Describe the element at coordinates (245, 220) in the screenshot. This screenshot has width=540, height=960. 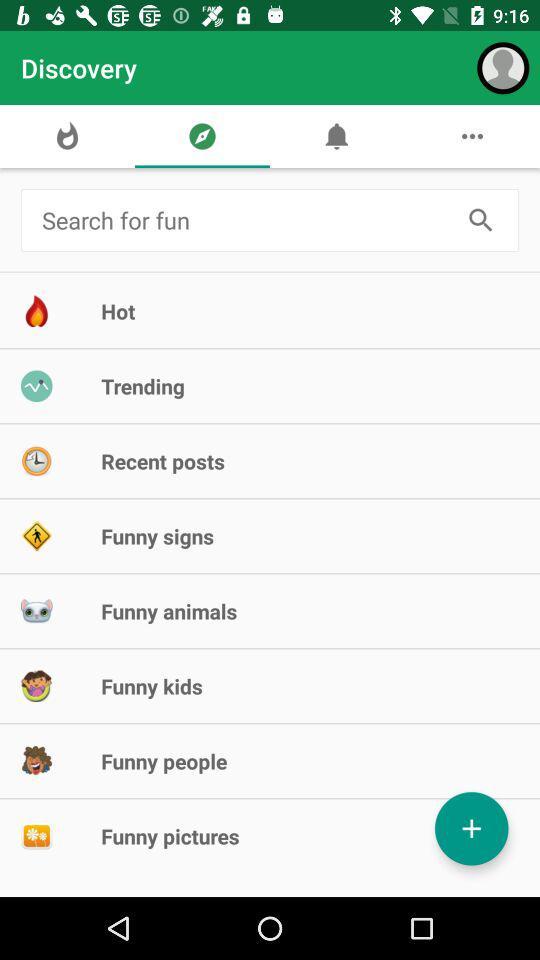
I see `go back` at that location.